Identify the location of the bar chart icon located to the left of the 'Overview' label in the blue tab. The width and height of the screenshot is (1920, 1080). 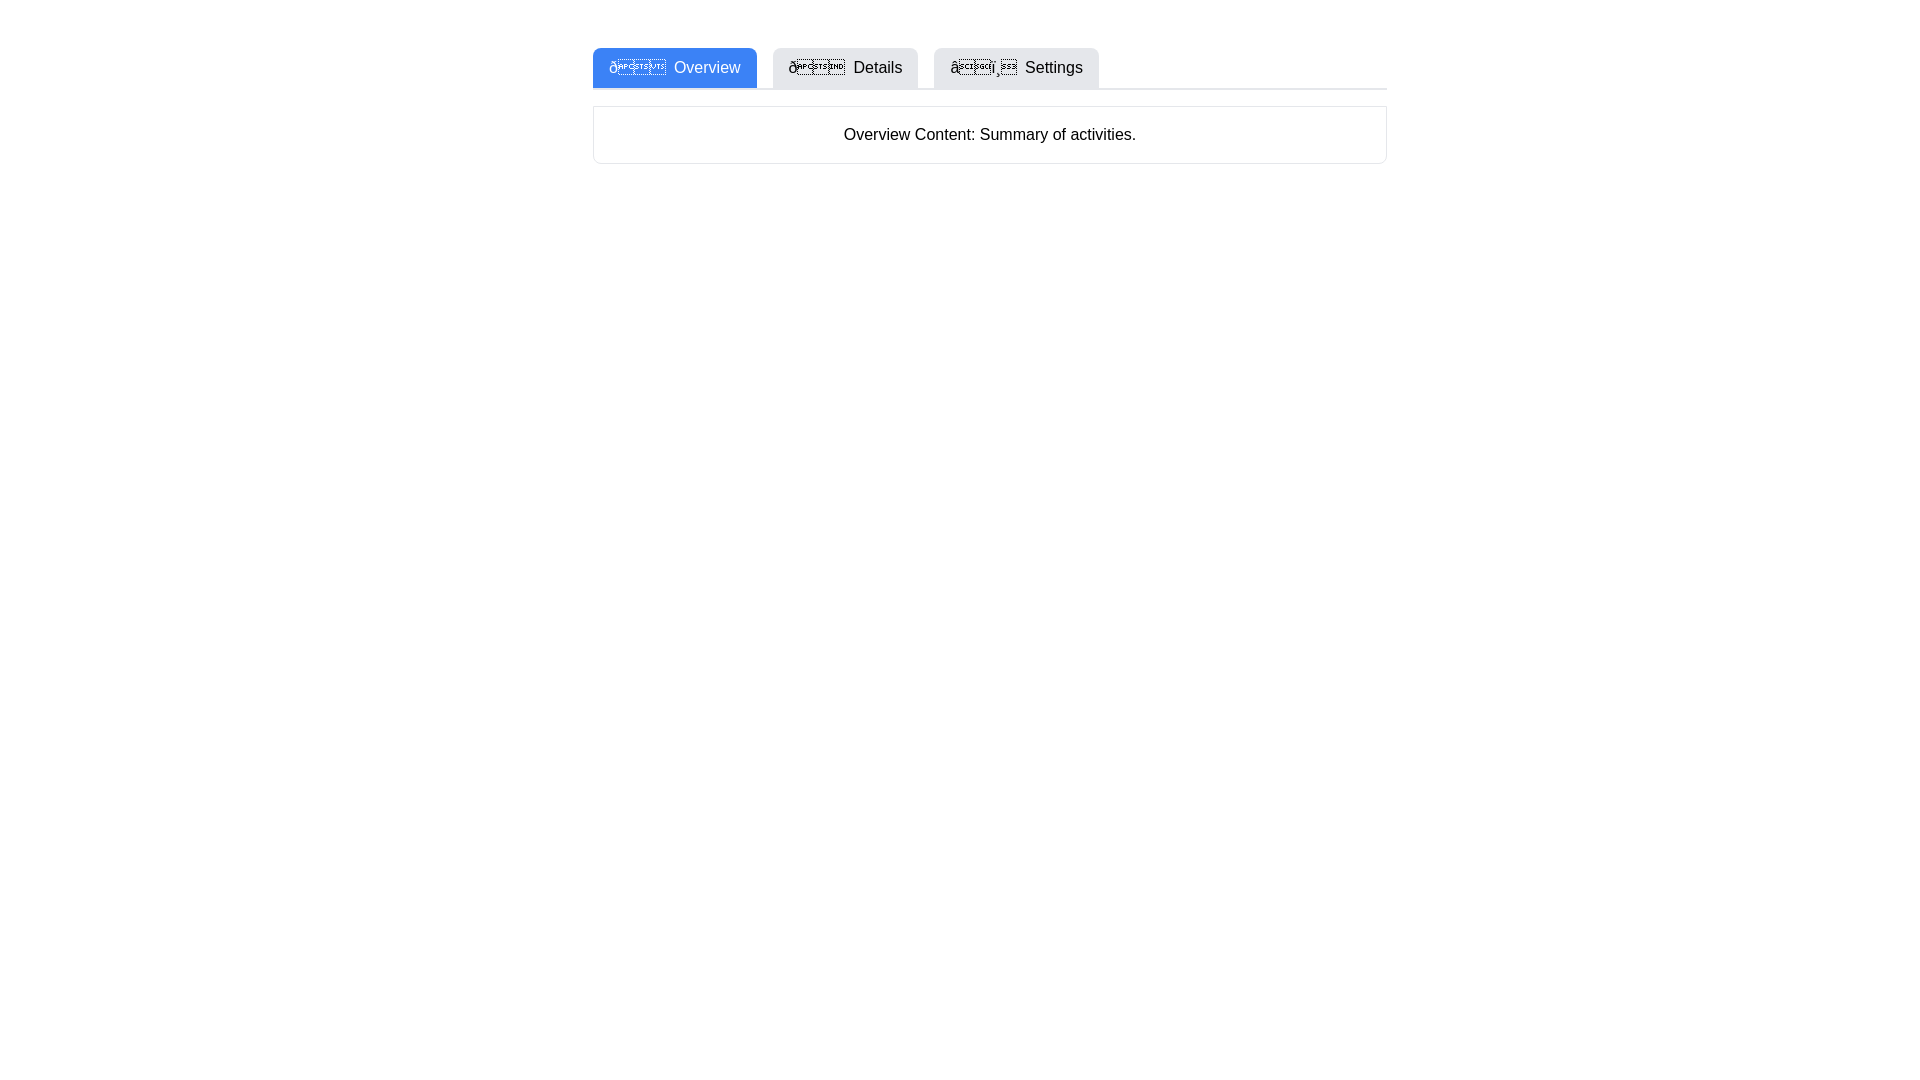
(636, 66).